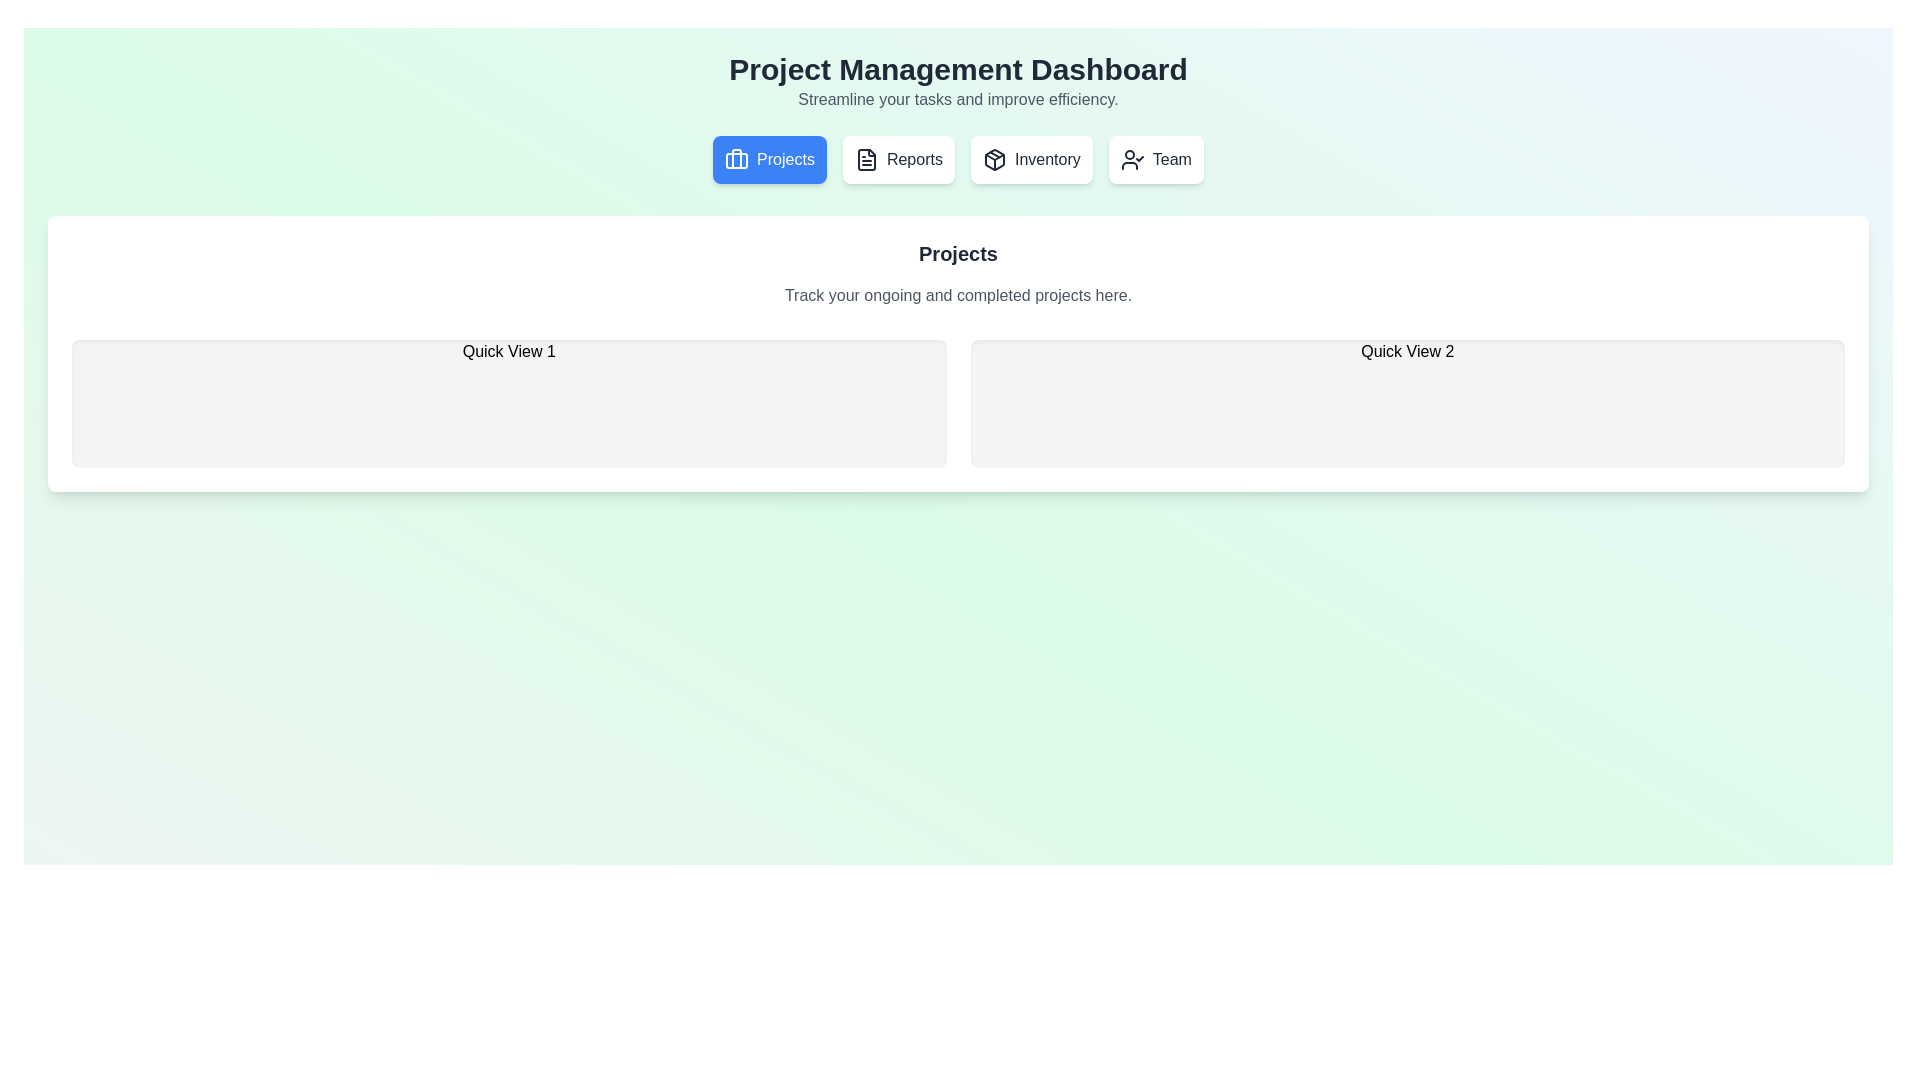  Describe the element at coordinates (994, 158) in the screenshot. I see `the iconographic button represented by a cube-like symbol, which is the third button from the left in the top section of the interface` at that location.